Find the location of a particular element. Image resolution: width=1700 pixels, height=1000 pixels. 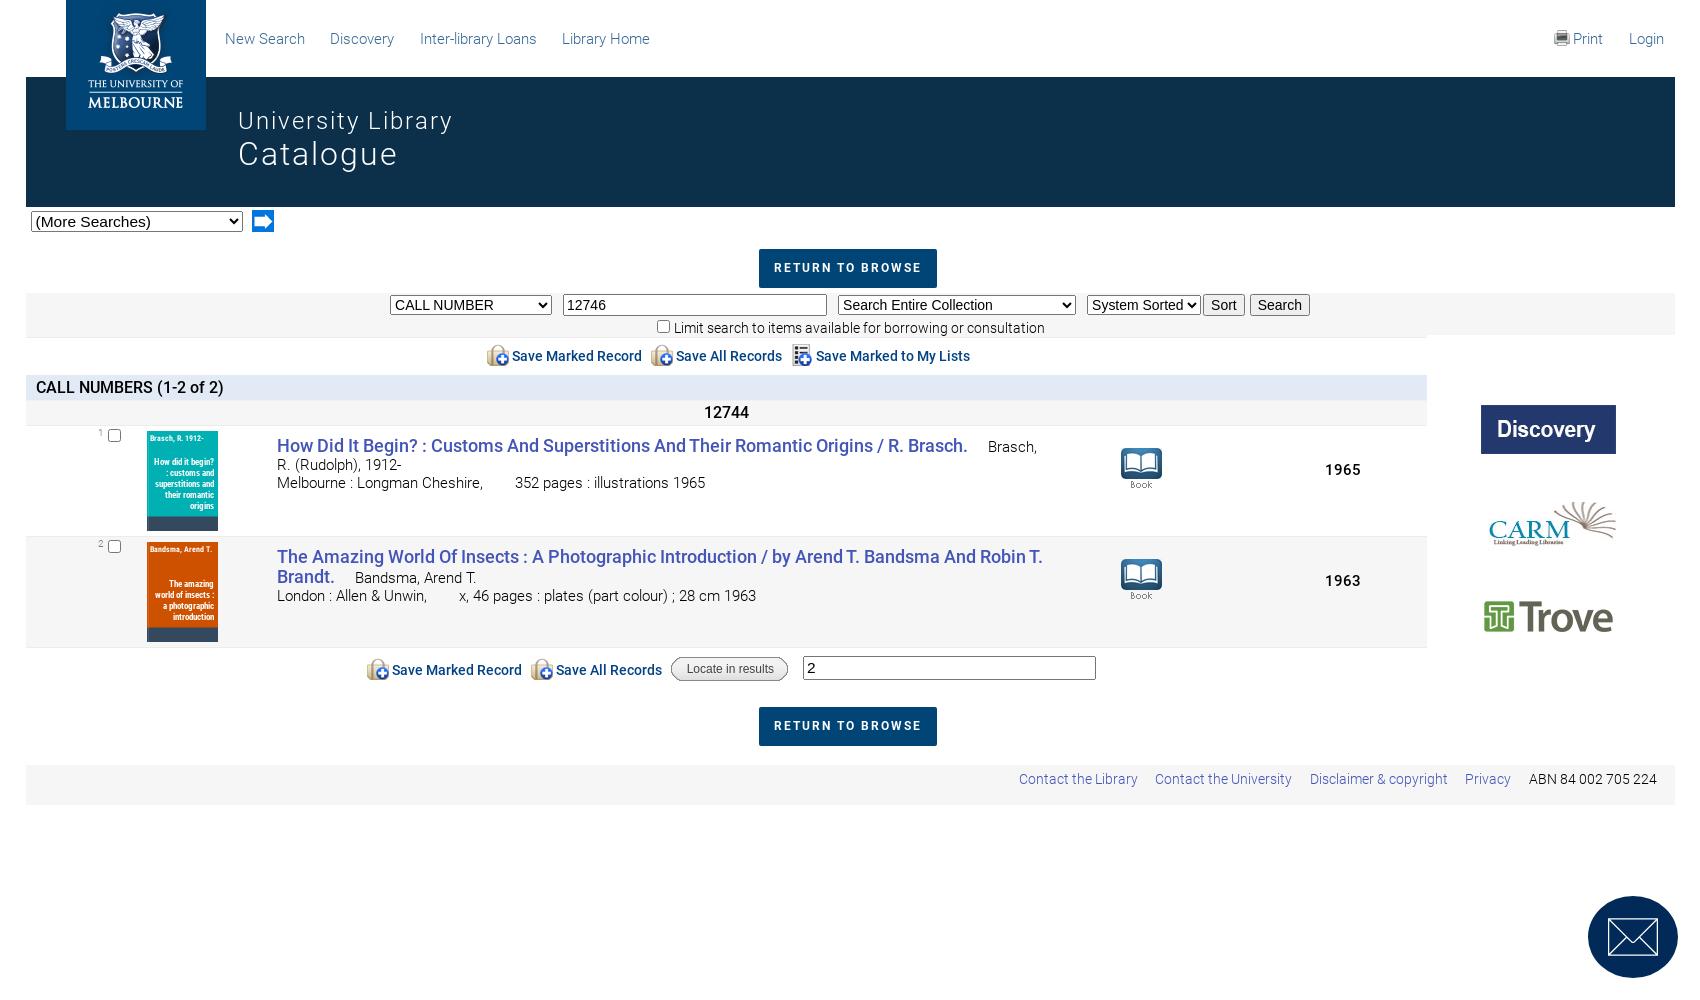

'Library Home' is located at coordinates (605, 39).